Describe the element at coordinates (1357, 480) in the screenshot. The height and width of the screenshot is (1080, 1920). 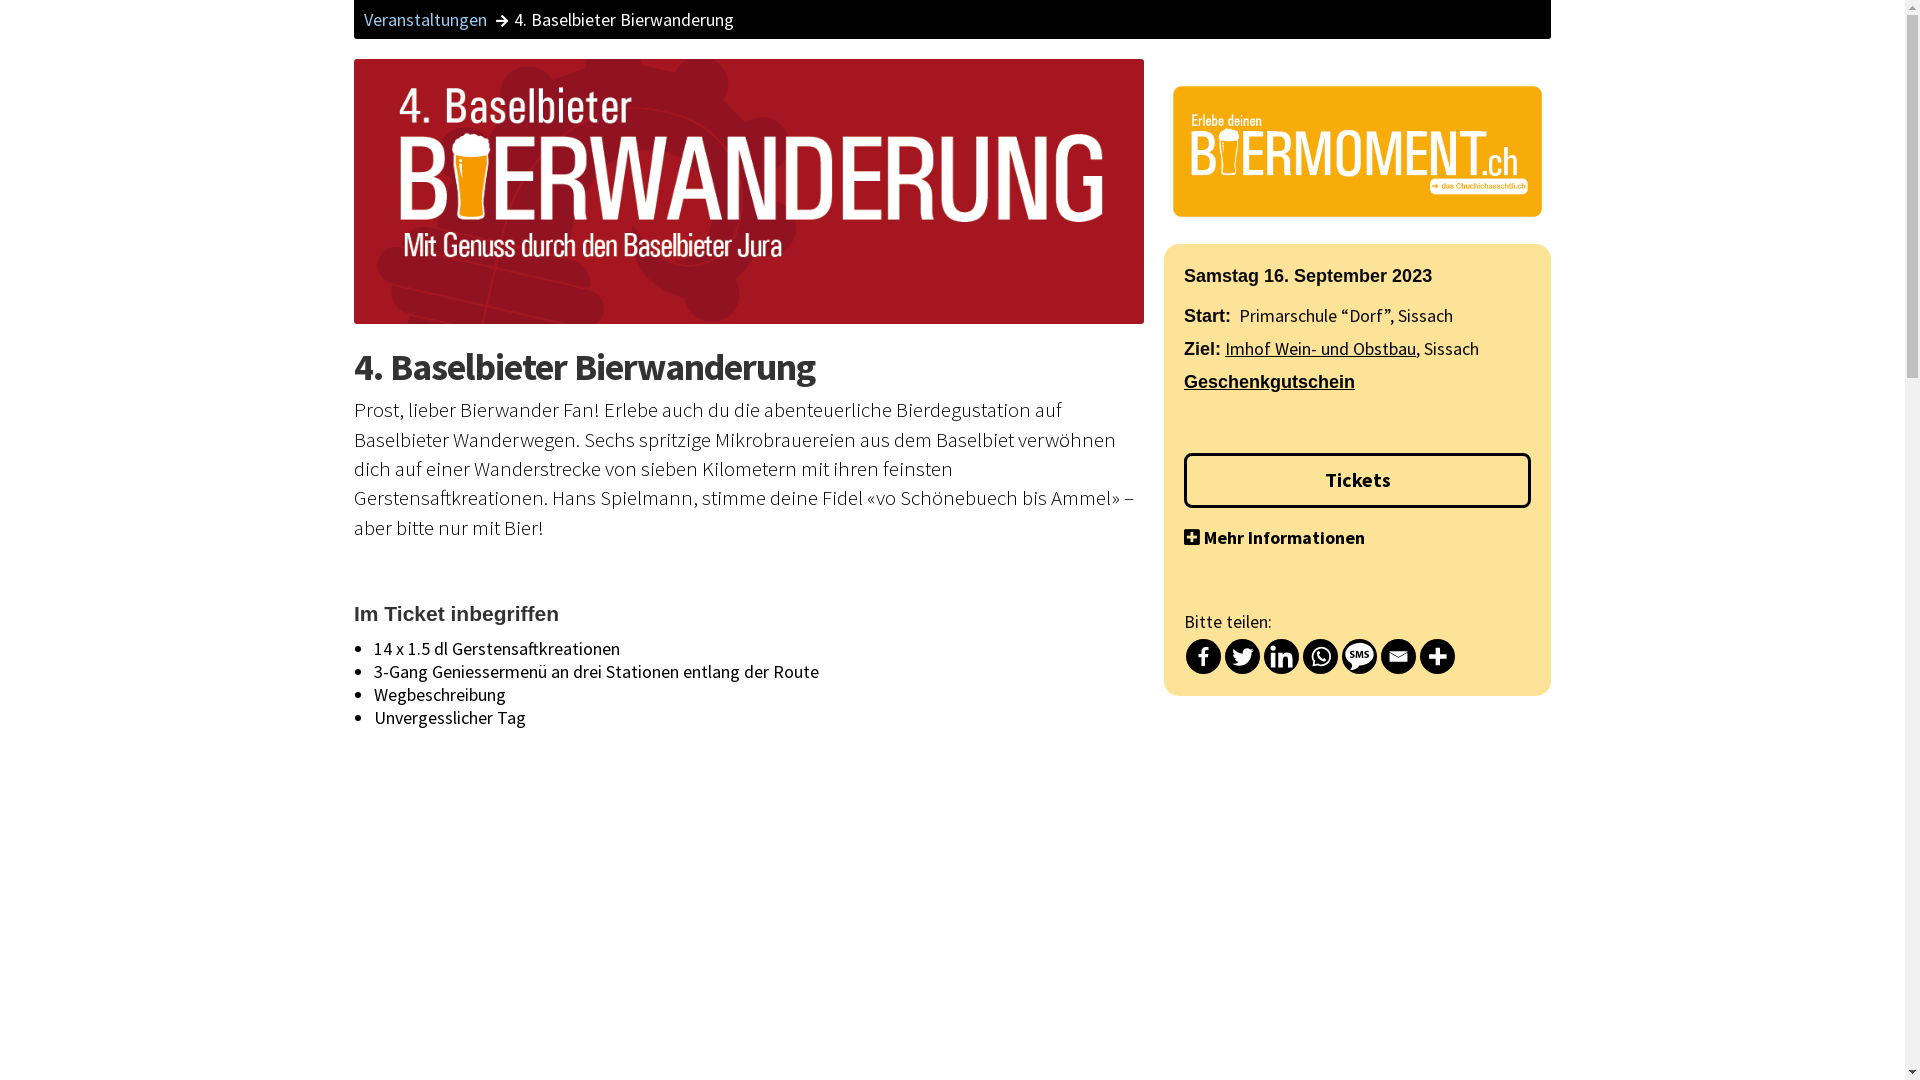
I see `'Tickets'` at that location.